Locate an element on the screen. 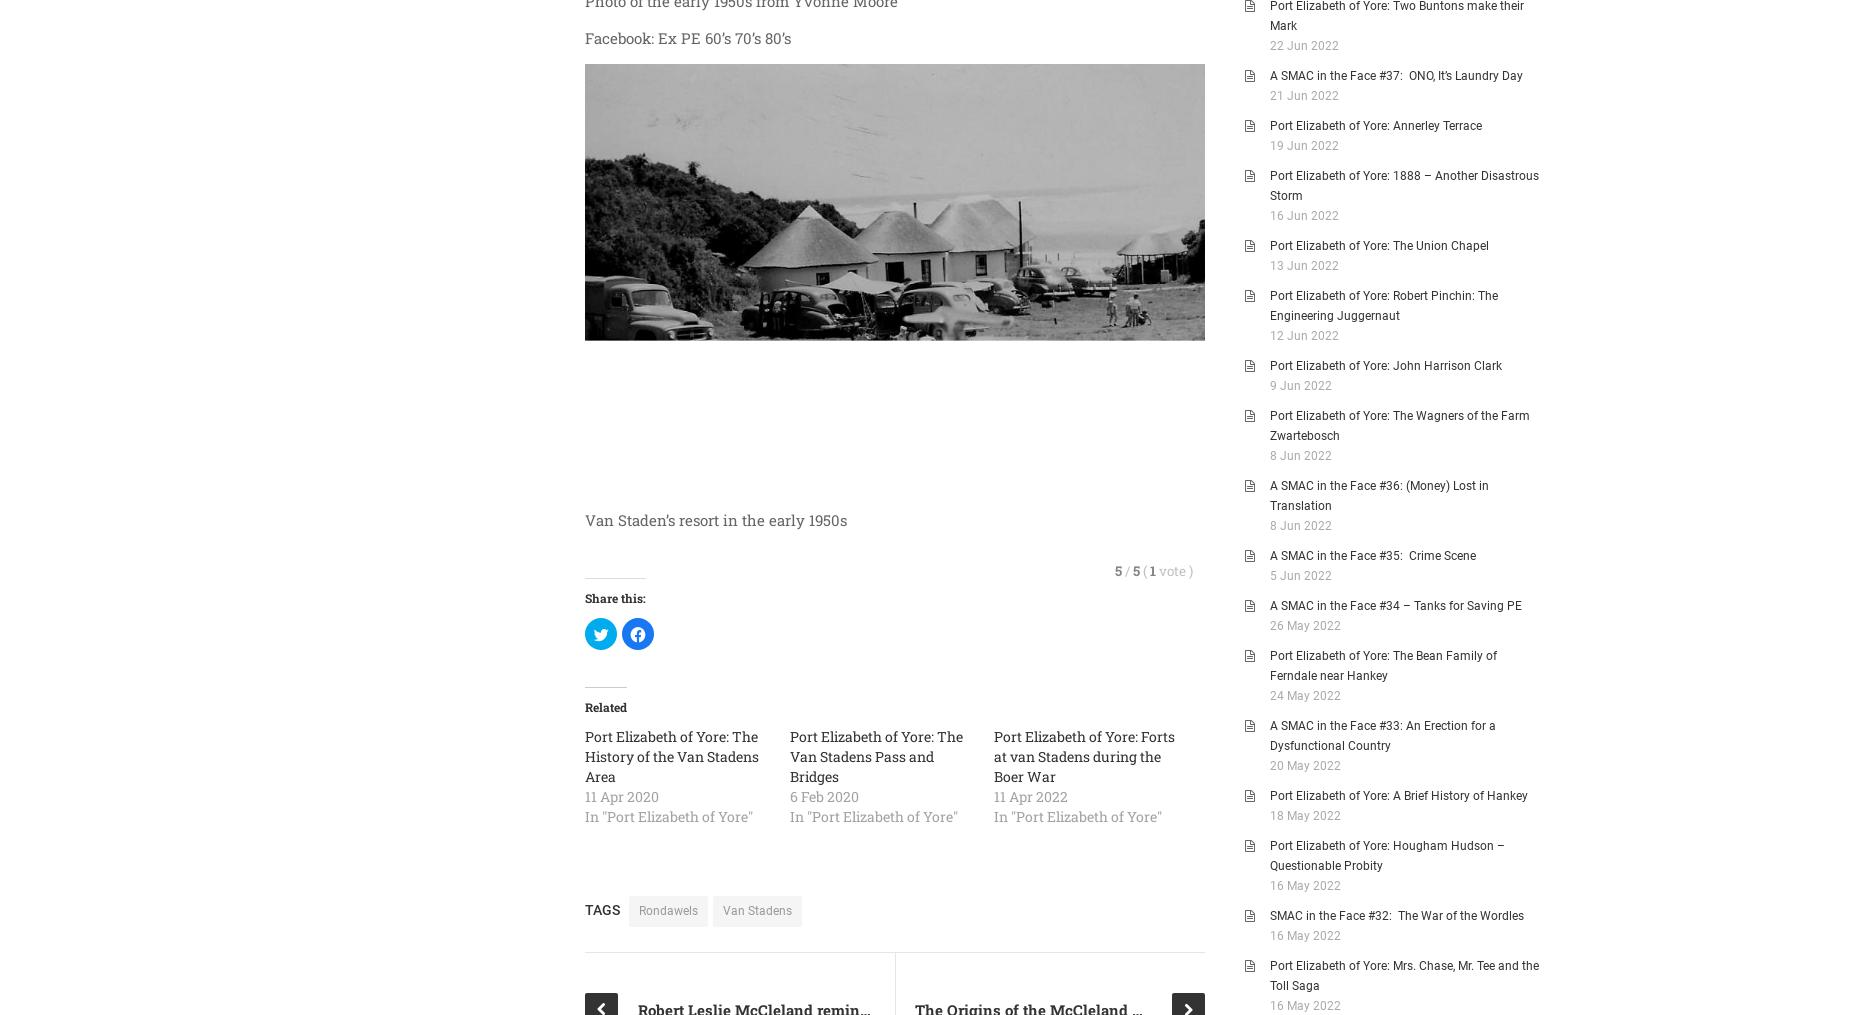 This screenshot has height=1015, width=1850. '19 Jun 2022' is located at coordinates (1303, 145).